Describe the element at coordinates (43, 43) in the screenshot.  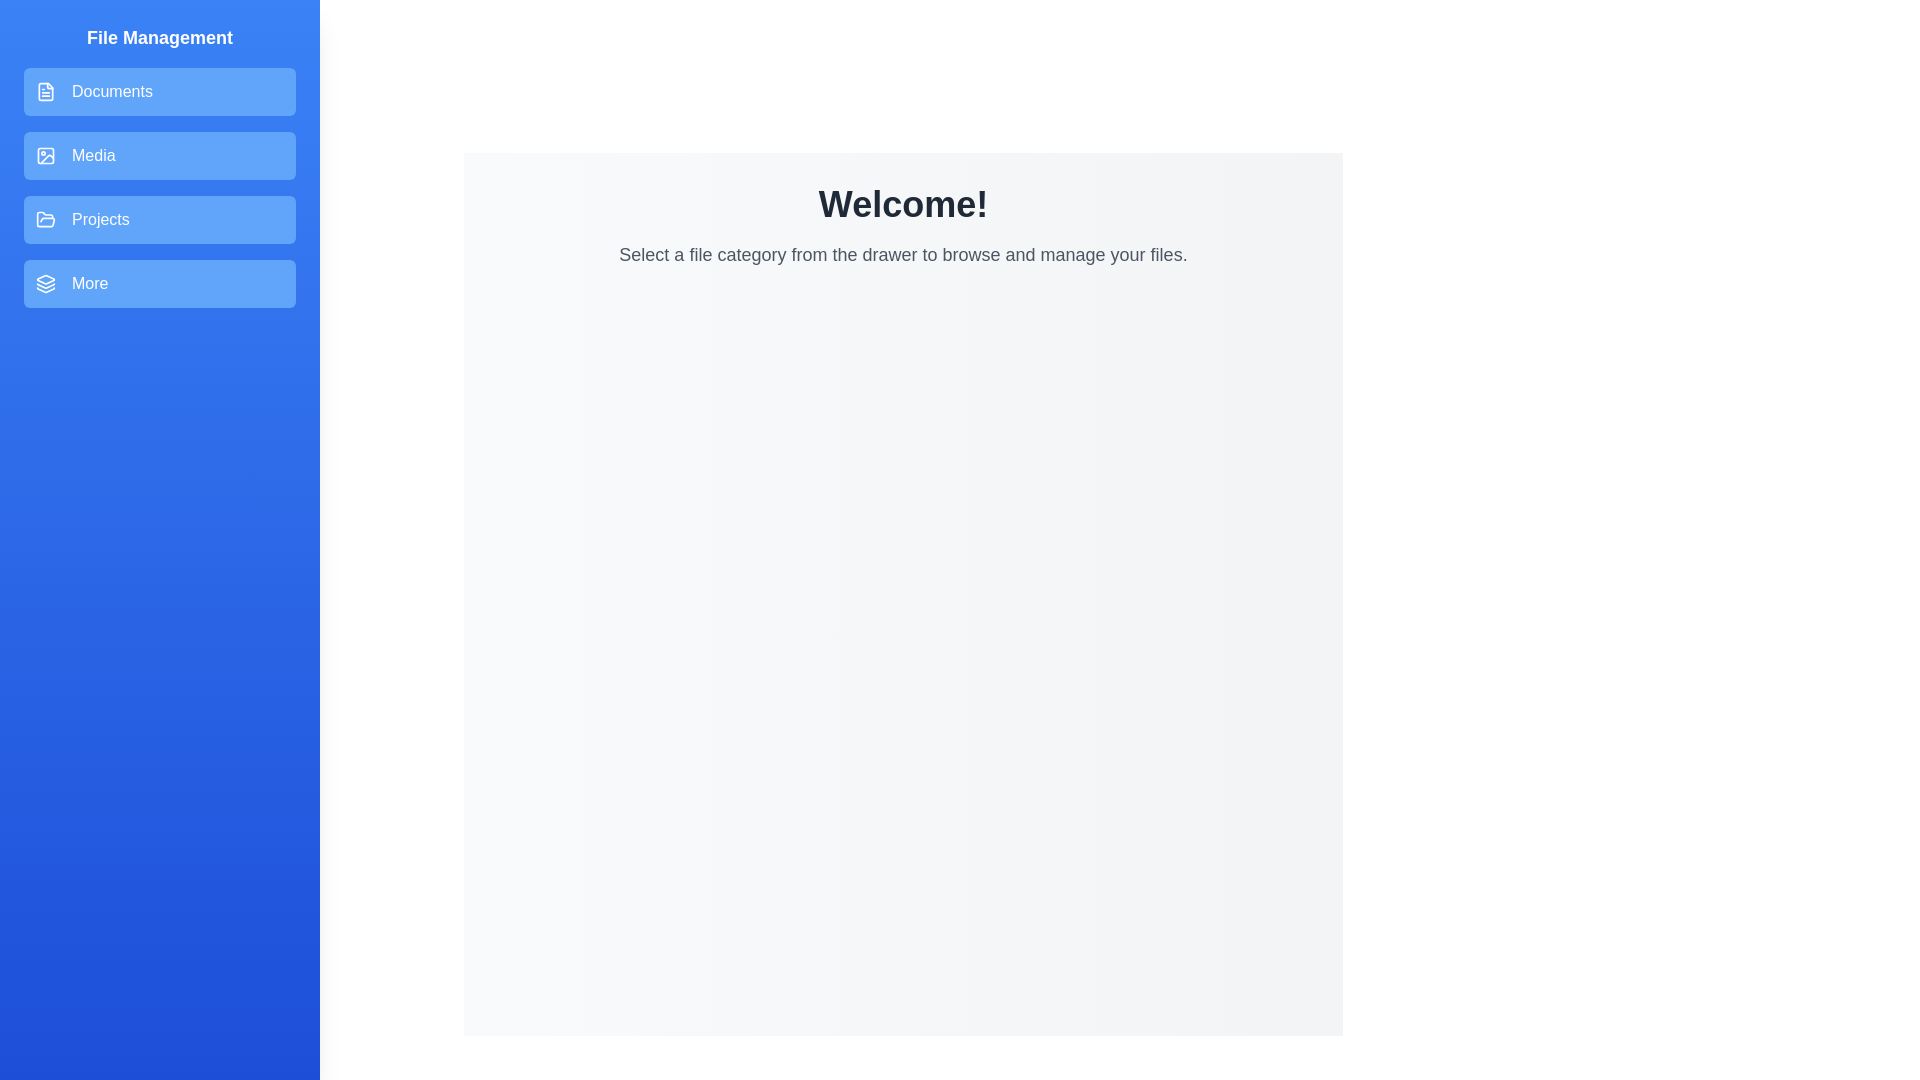
I see `floating button to toggle the drawer` at that location.